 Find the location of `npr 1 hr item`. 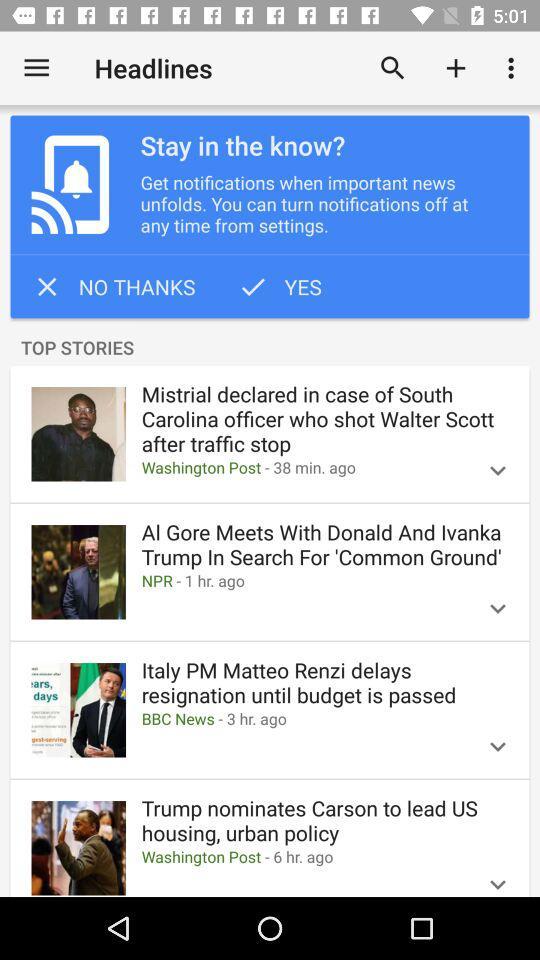

npr 1 hr item is located at coordinates (300, 581).